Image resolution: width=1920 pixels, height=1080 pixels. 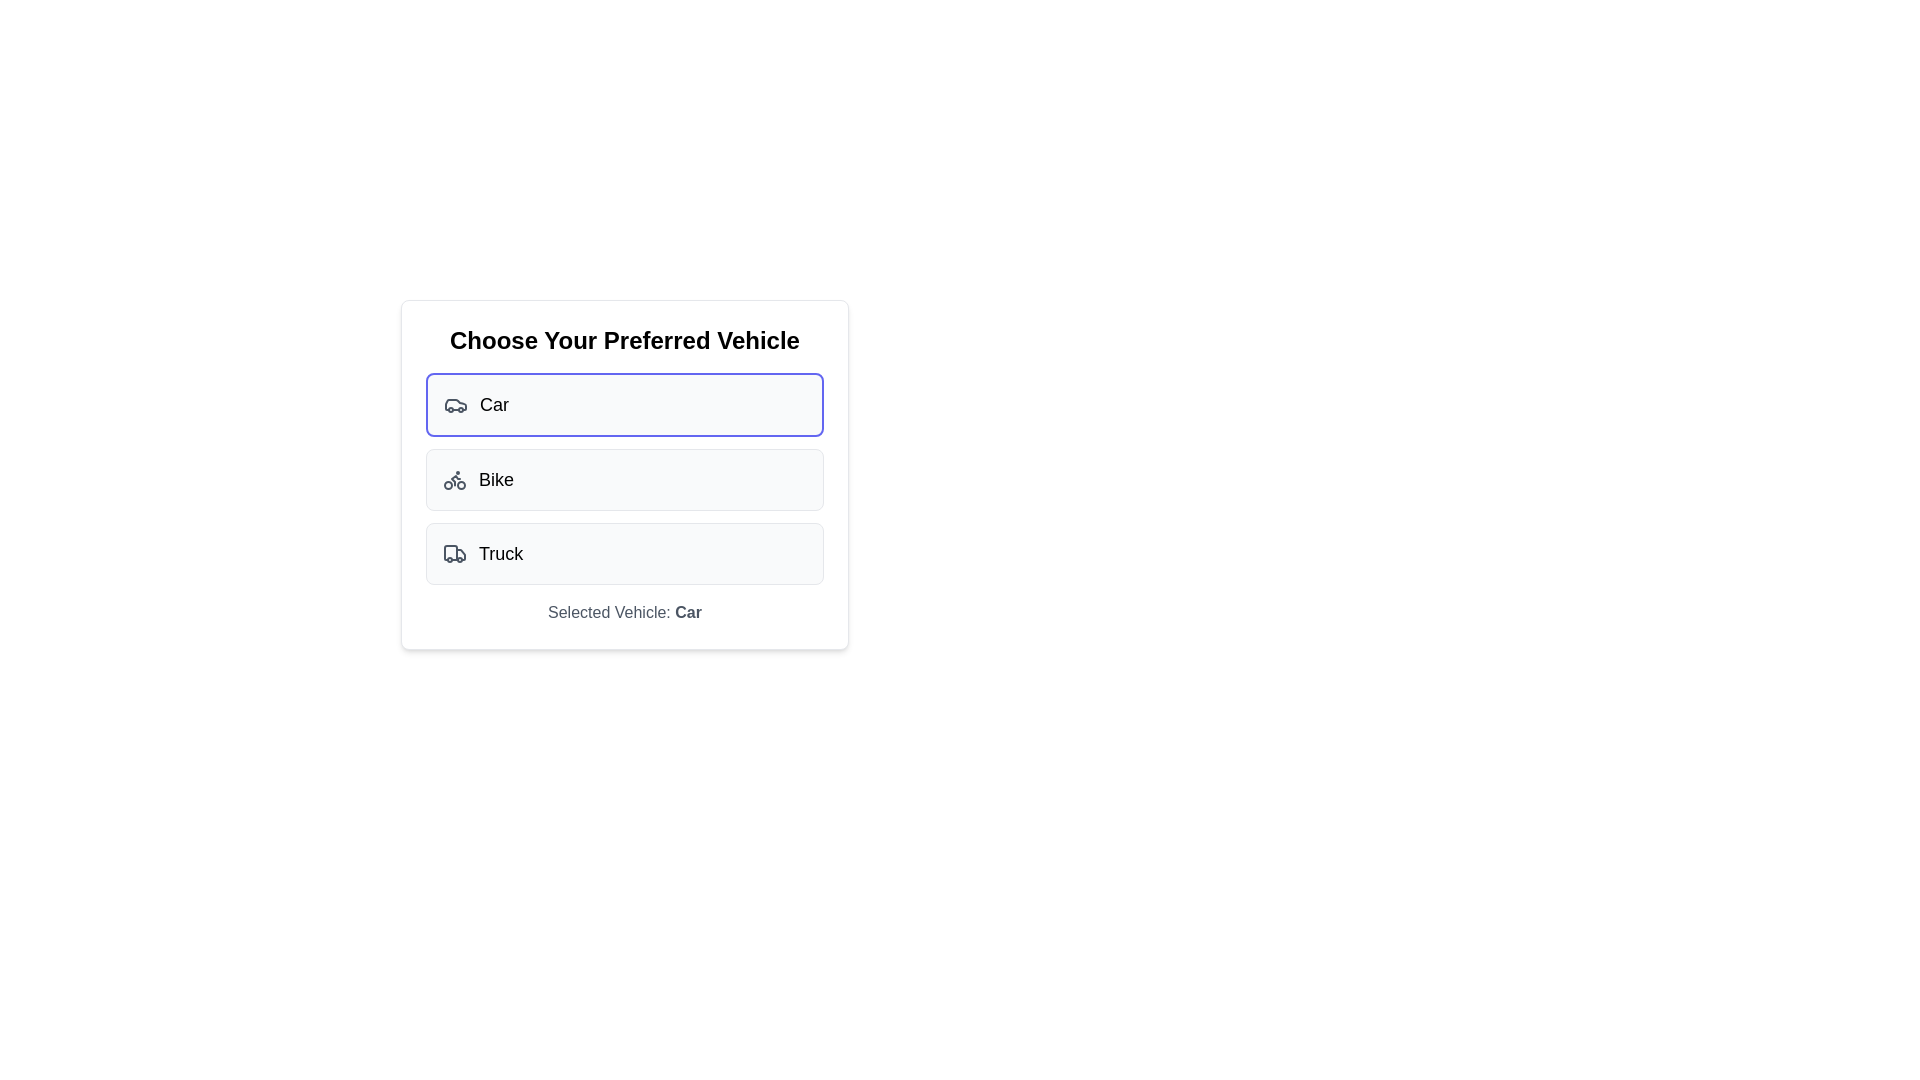 What do you see at coordinates (623, 554) in the screenshot?
I see `the 'Truck' selectable card using keyboard navigation` at bounding box center [623, 554].